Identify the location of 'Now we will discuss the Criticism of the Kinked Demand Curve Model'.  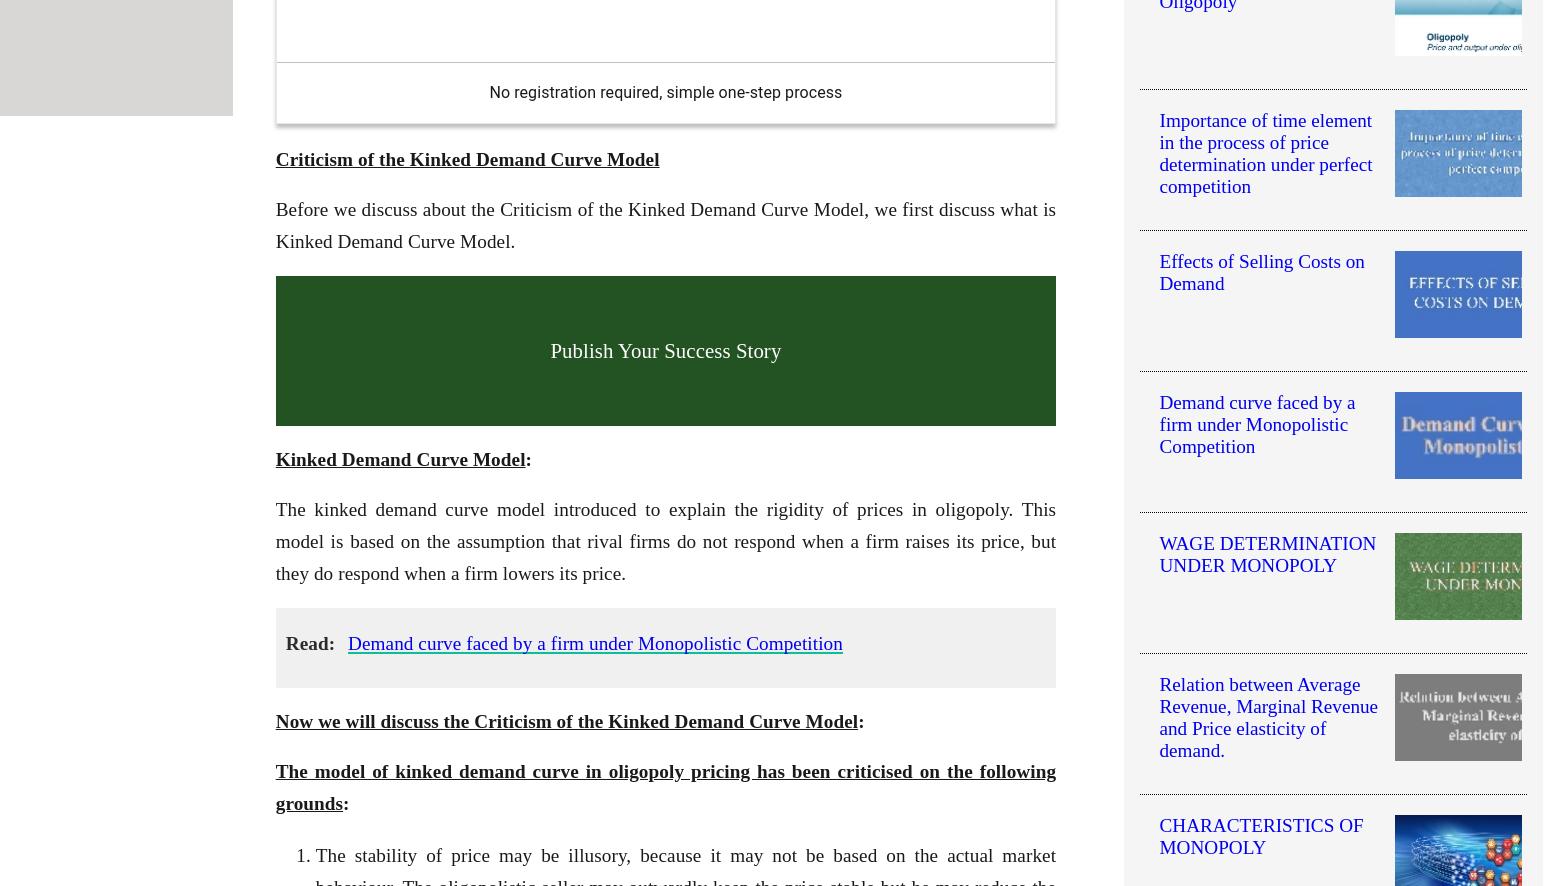
(274, 721).